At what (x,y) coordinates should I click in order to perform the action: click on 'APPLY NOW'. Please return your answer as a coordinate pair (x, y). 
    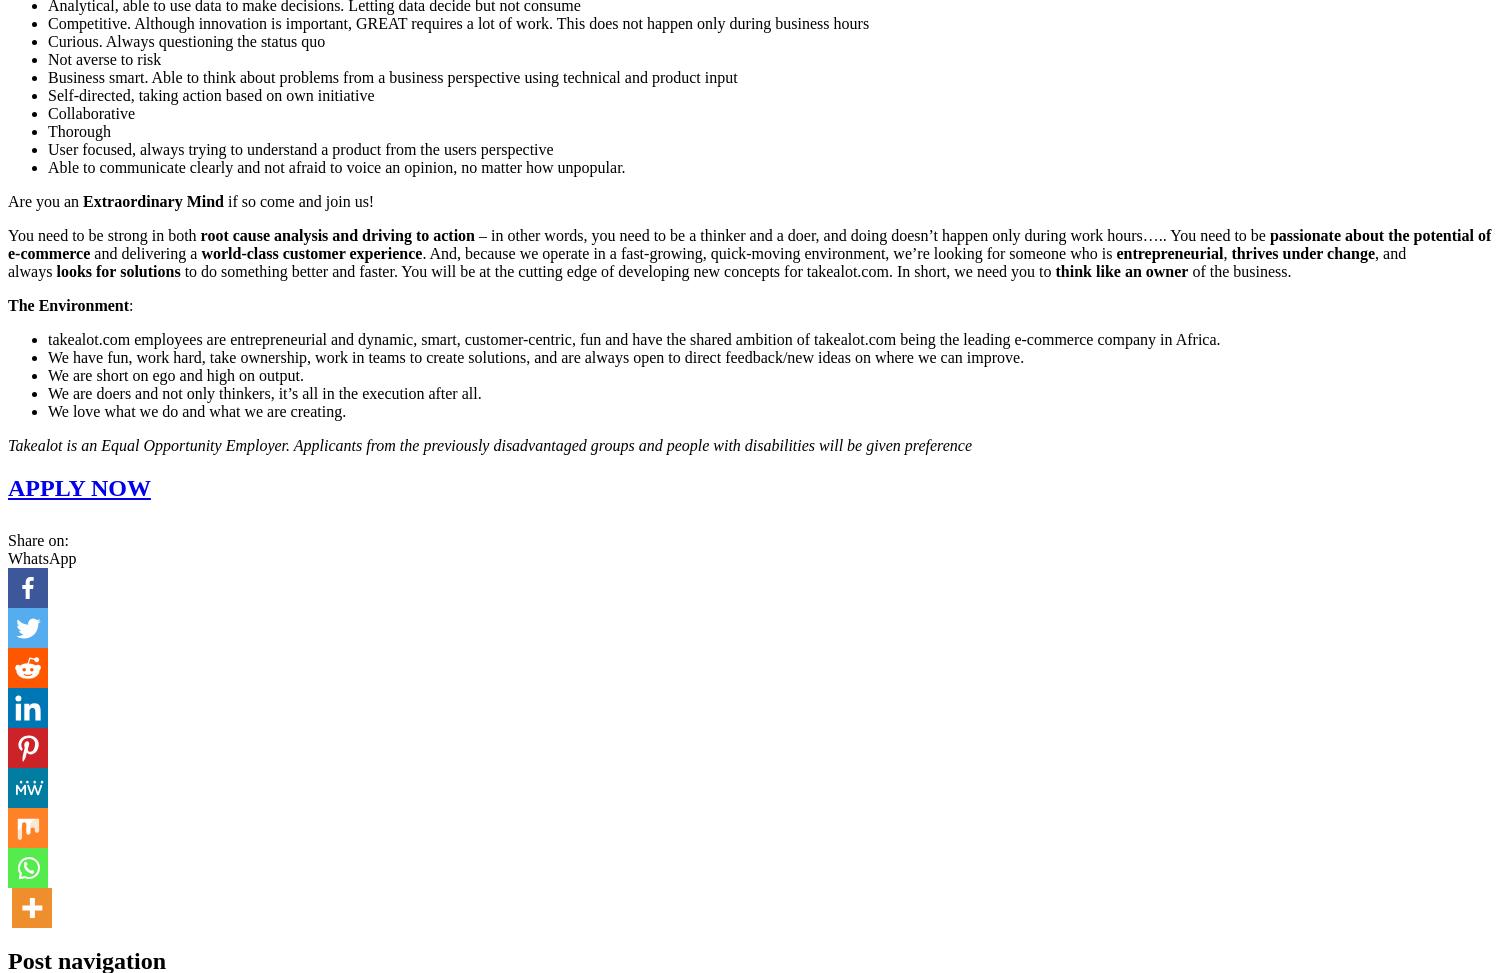
    Looking at the image, I should click on (78, 486).